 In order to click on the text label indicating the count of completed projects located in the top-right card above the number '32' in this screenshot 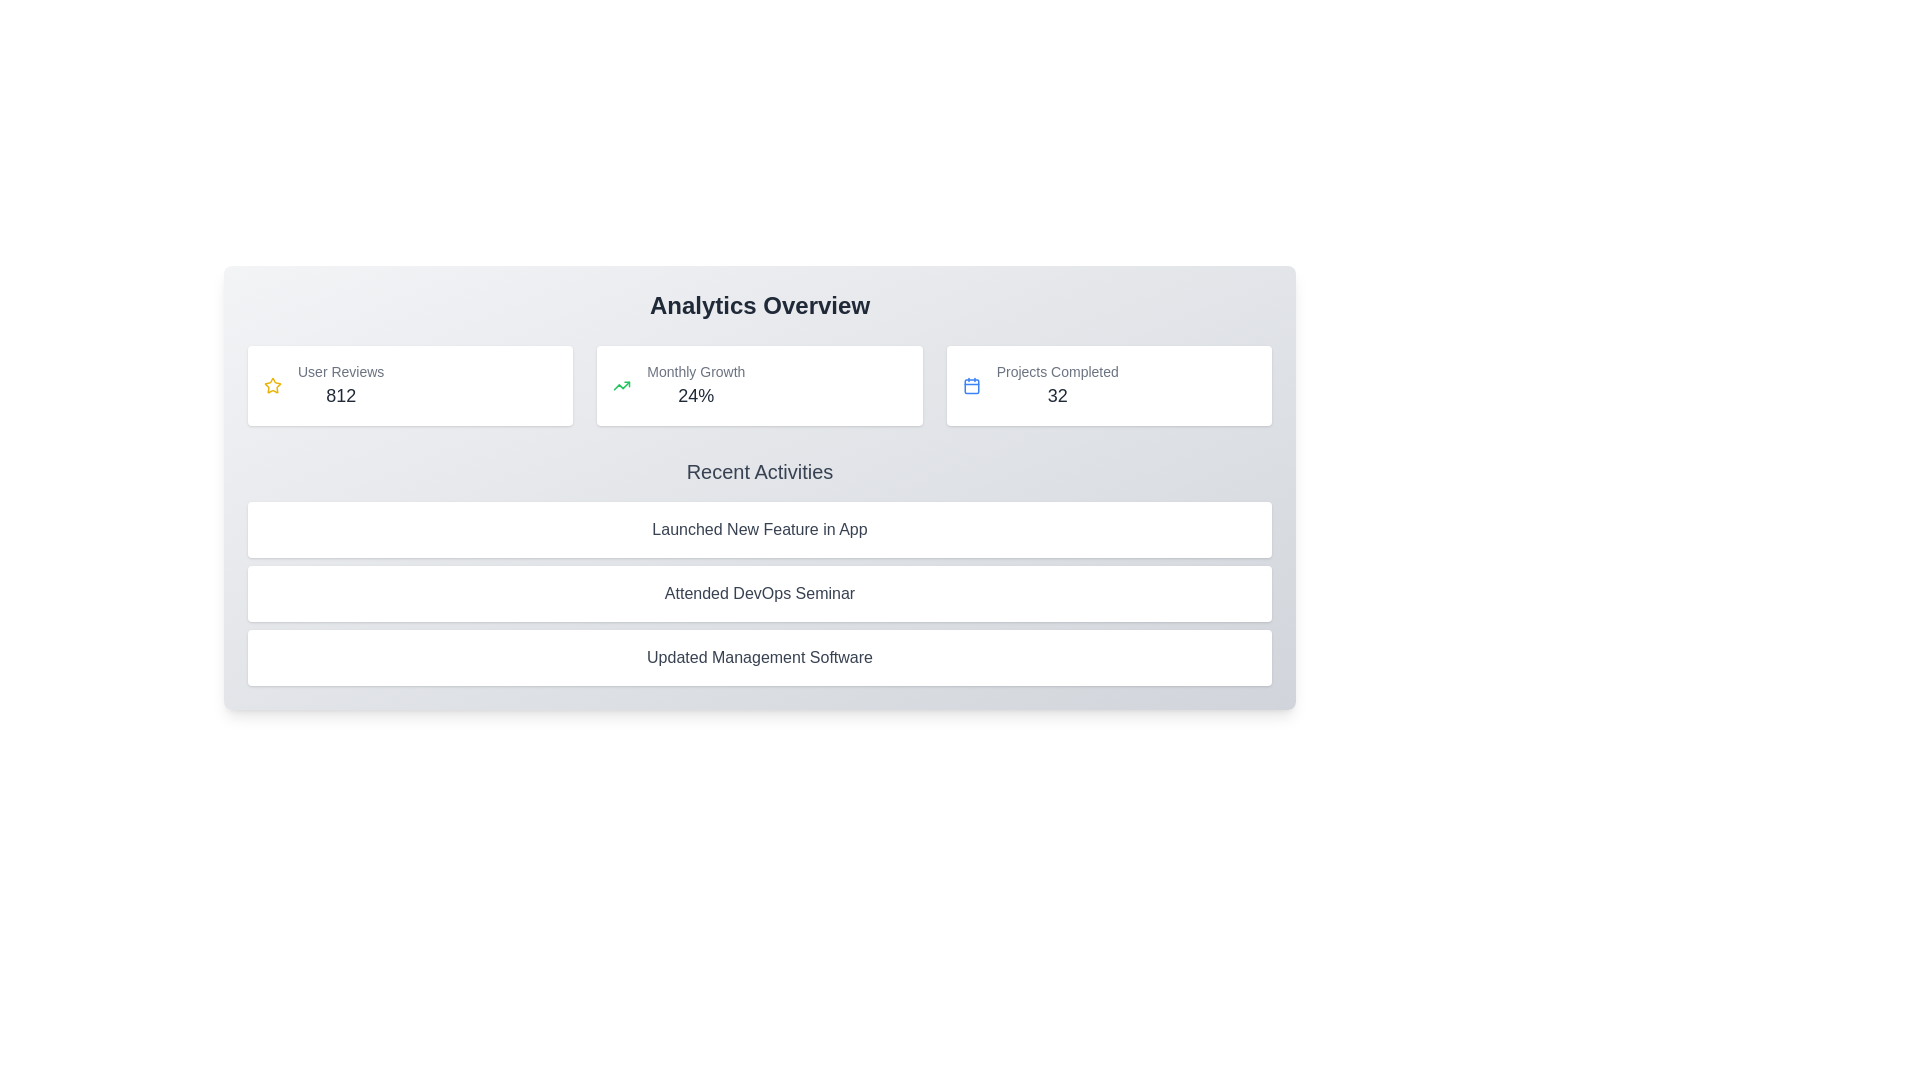, I will do `click(1056, 371)`.